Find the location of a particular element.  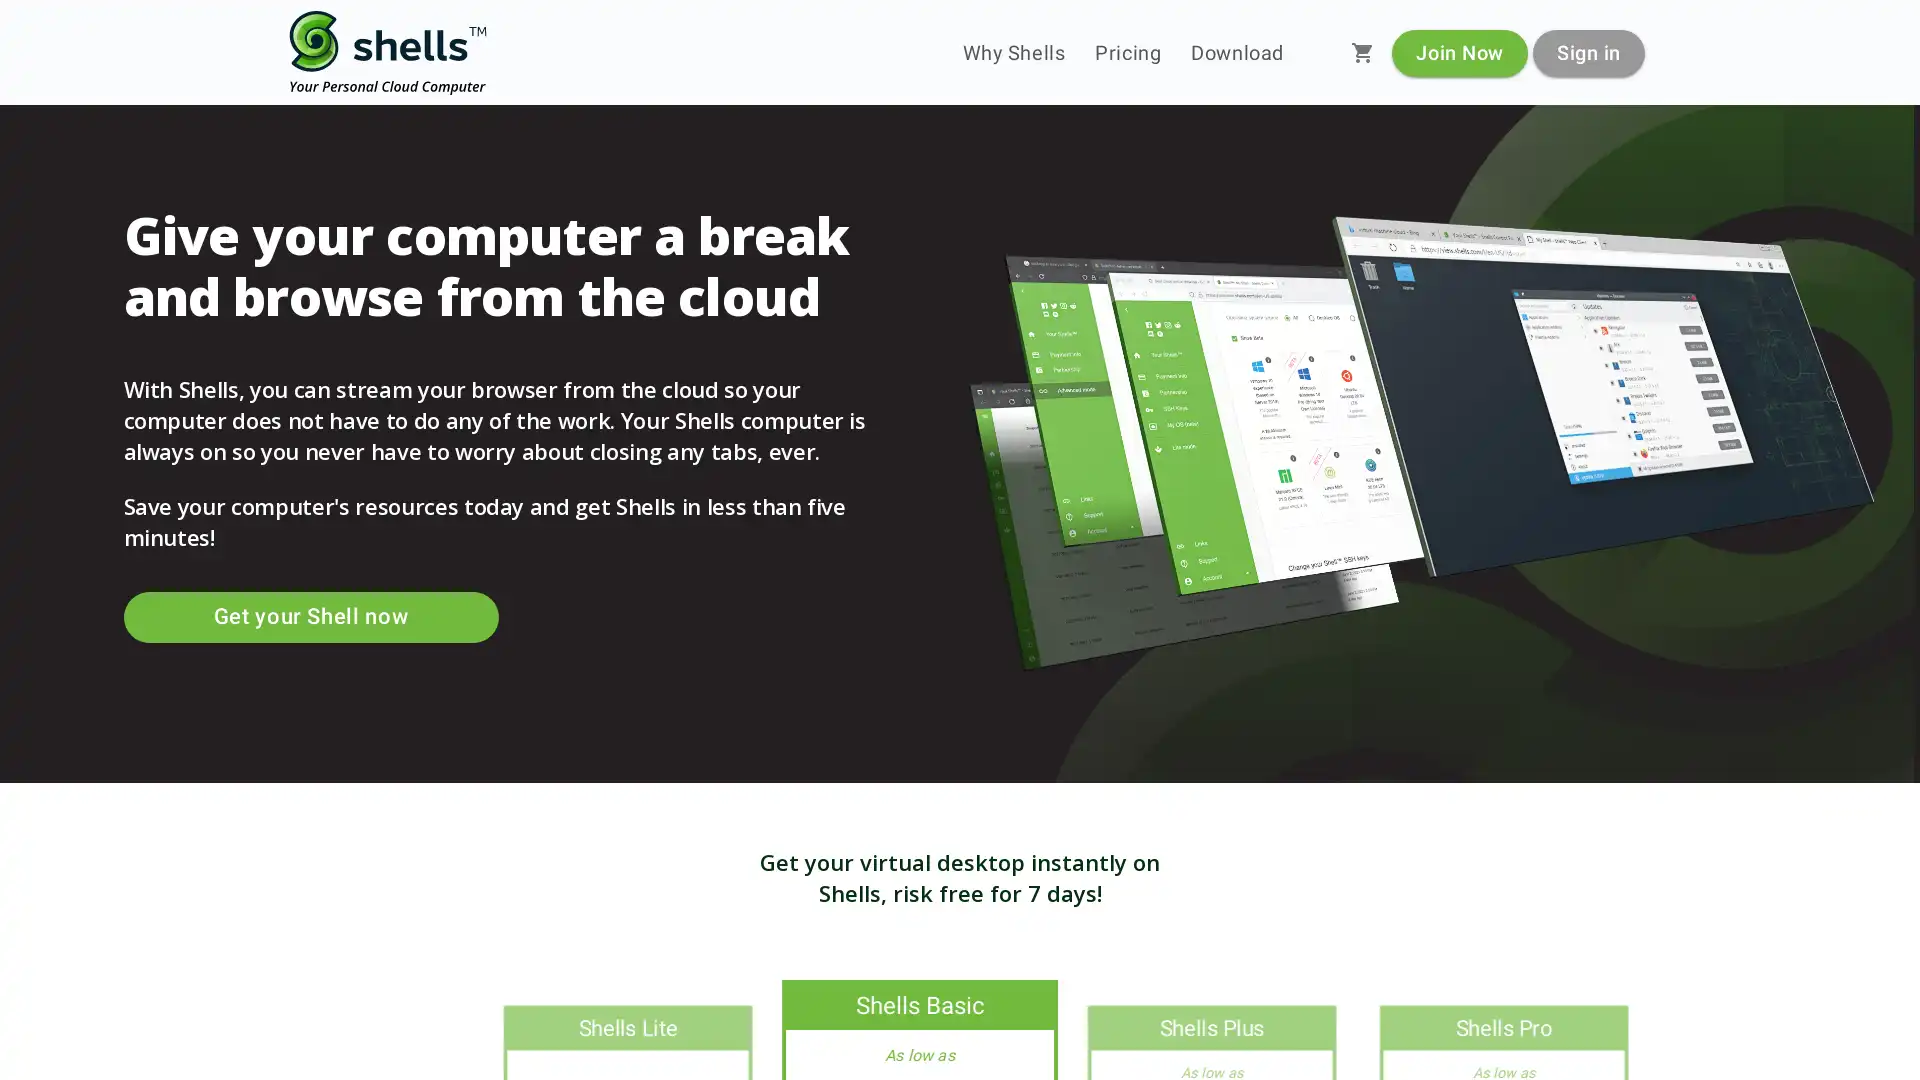

Join Now is located at coordinates (1459, 51).